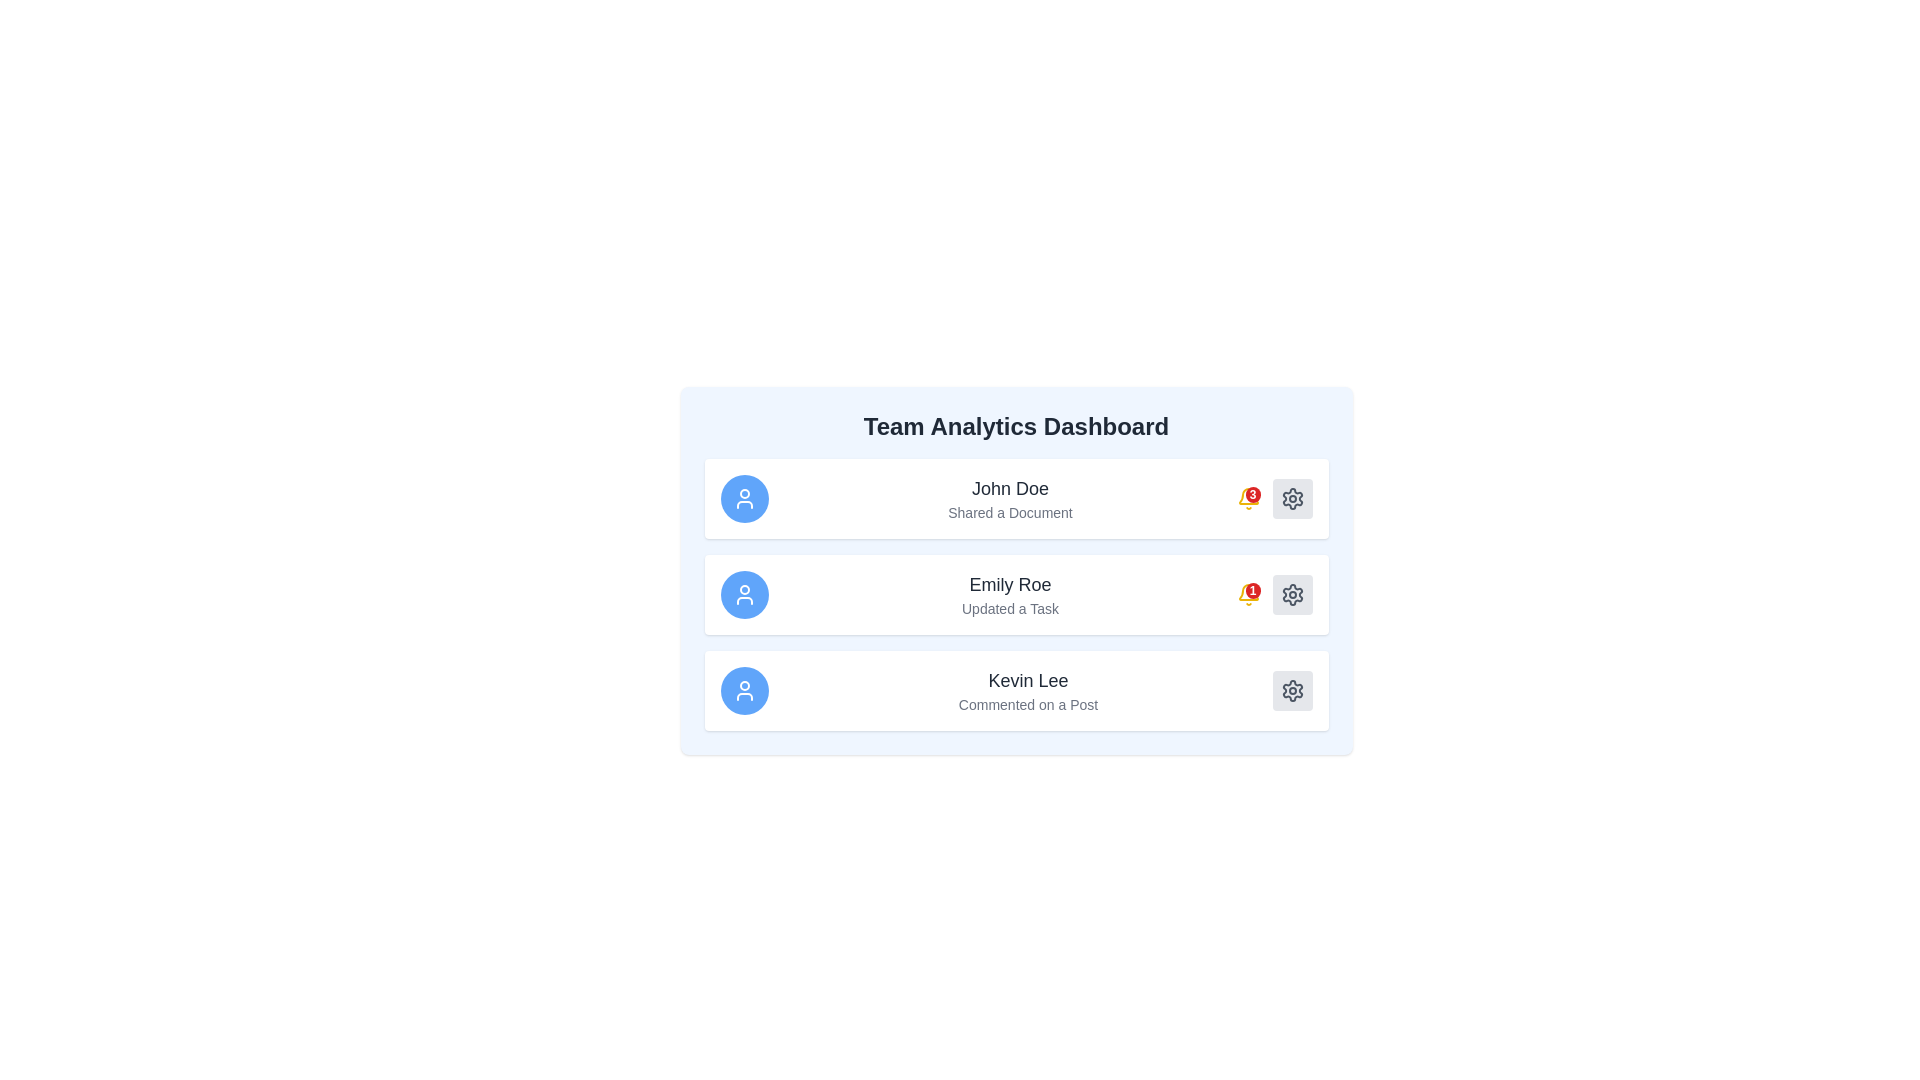 This screenshot has width=1920, height=1080. I want to click on the settings button located in the third row on the far right side of the dashboard interface, so click(1292, 593).